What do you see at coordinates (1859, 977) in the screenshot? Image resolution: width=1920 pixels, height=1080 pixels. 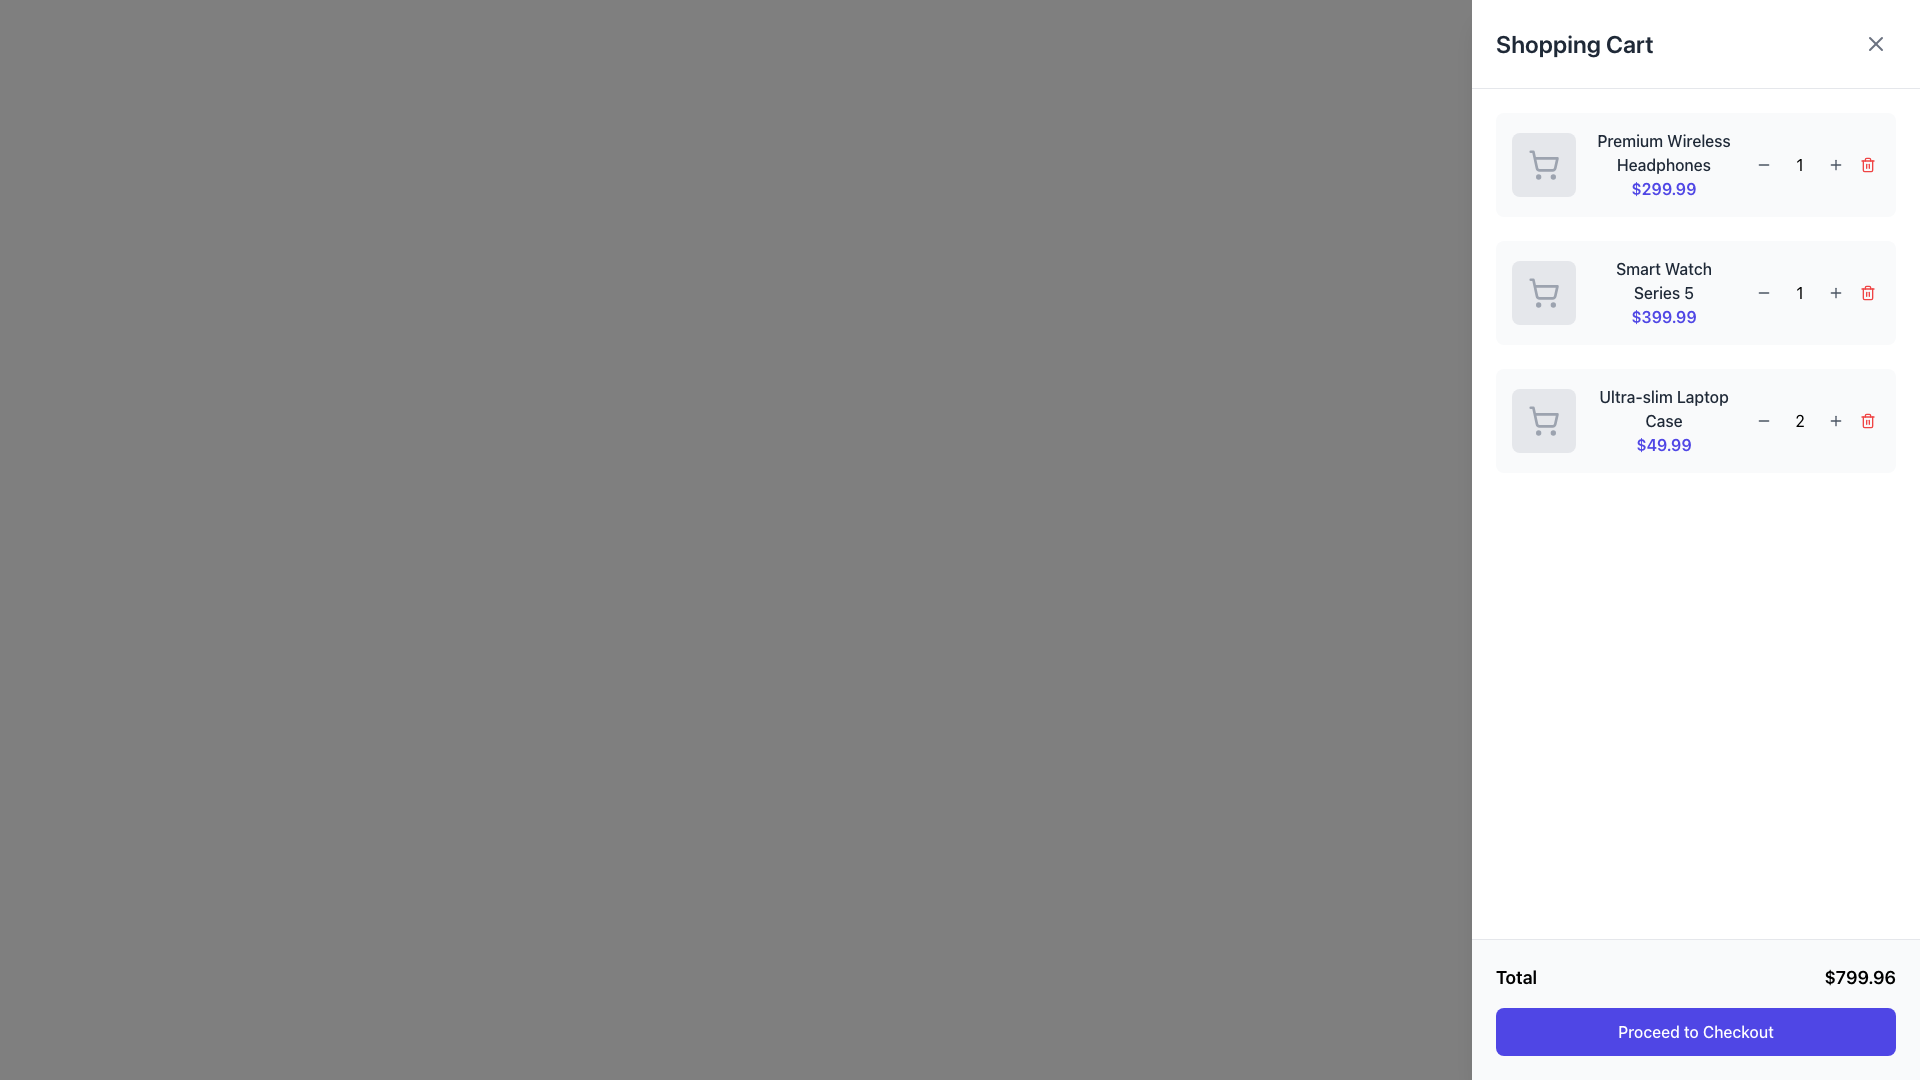 I see `subtotal price displayed in bold text next to the 'Total' label in the shopping cart interface` at bounding box center [1859, 977].